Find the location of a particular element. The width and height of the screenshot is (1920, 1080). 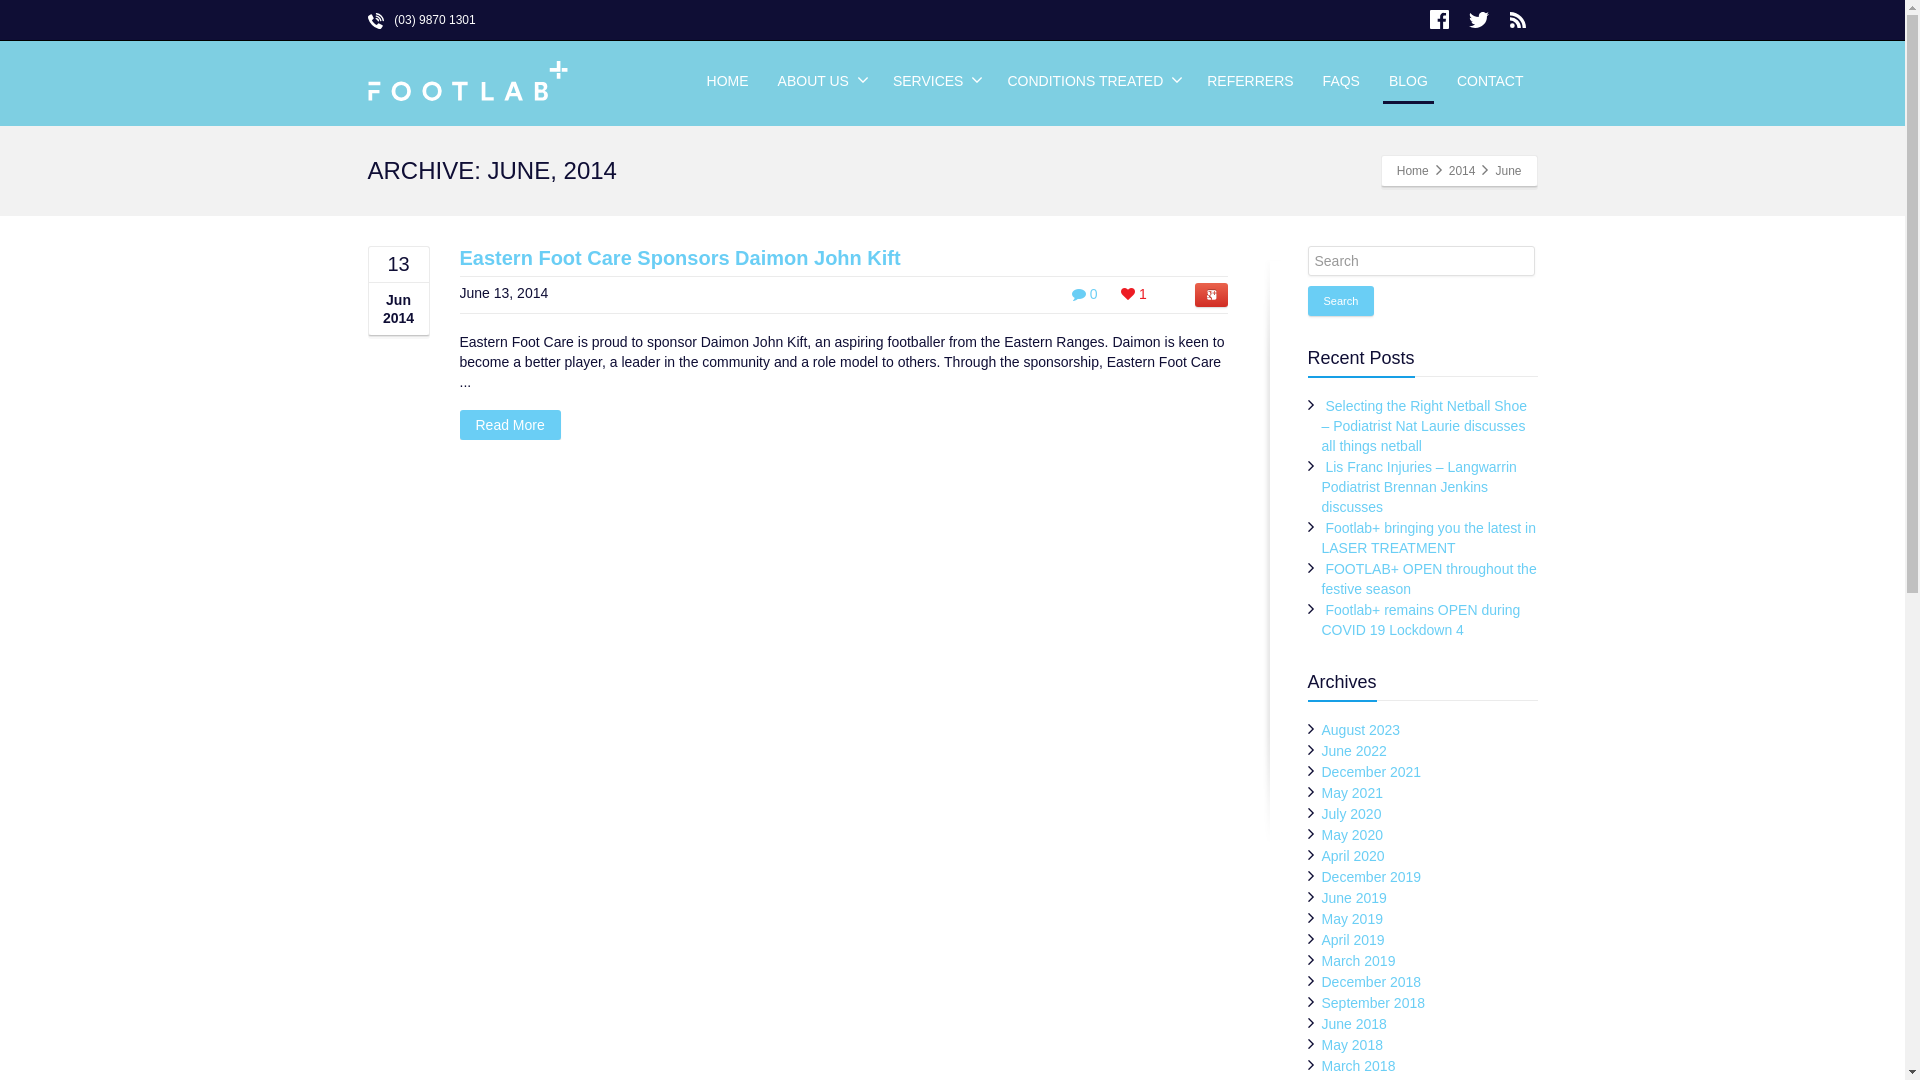

'FAQS' is located at coordinates (1309, 80).